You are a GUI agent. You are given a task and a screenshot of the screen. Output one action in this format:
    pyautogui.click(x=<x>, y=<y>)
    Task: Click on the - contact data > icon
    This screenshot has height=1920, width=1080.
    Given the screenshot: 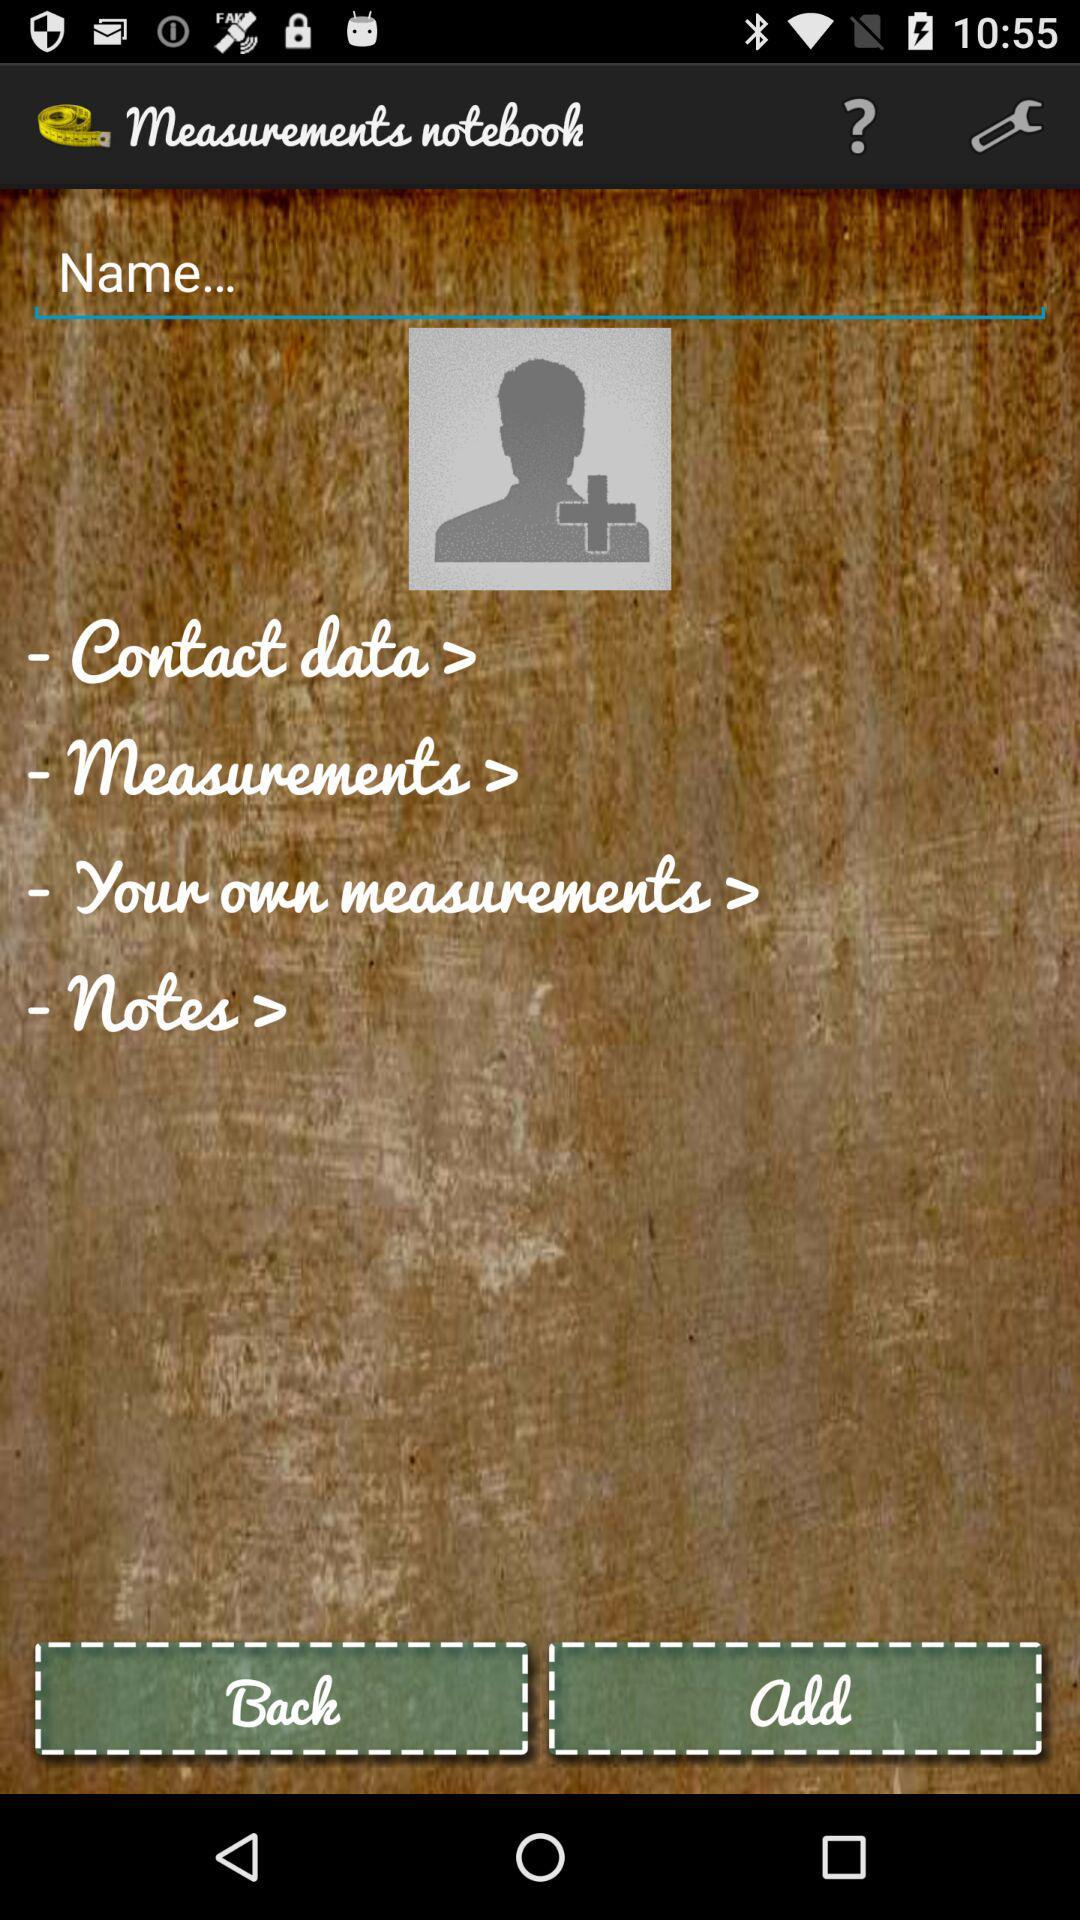 What is the action you would take?
    pyautogui.click(x=250, y=649)
    